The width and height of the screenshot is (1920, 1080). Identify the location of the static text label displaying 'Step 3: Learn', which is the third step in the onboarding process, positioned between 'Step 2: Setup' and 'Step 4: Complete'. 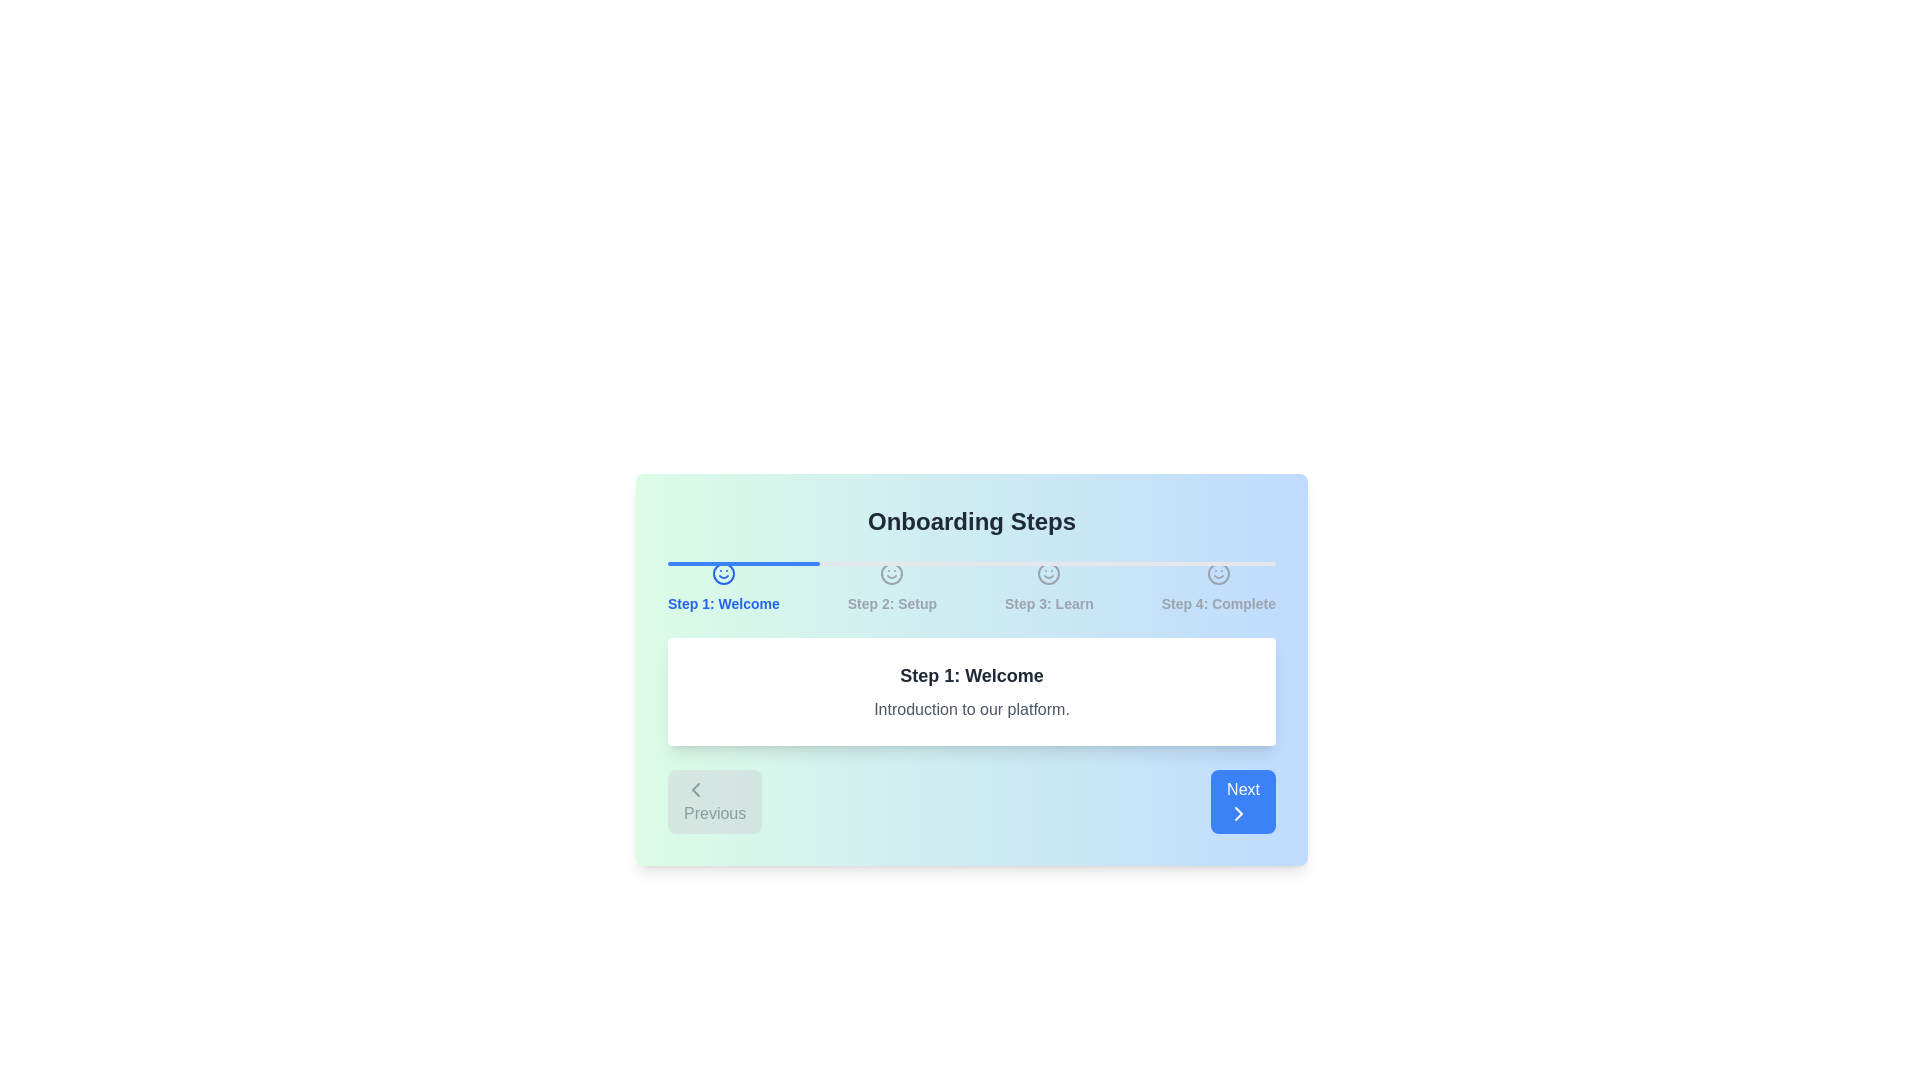
(1048, 603).